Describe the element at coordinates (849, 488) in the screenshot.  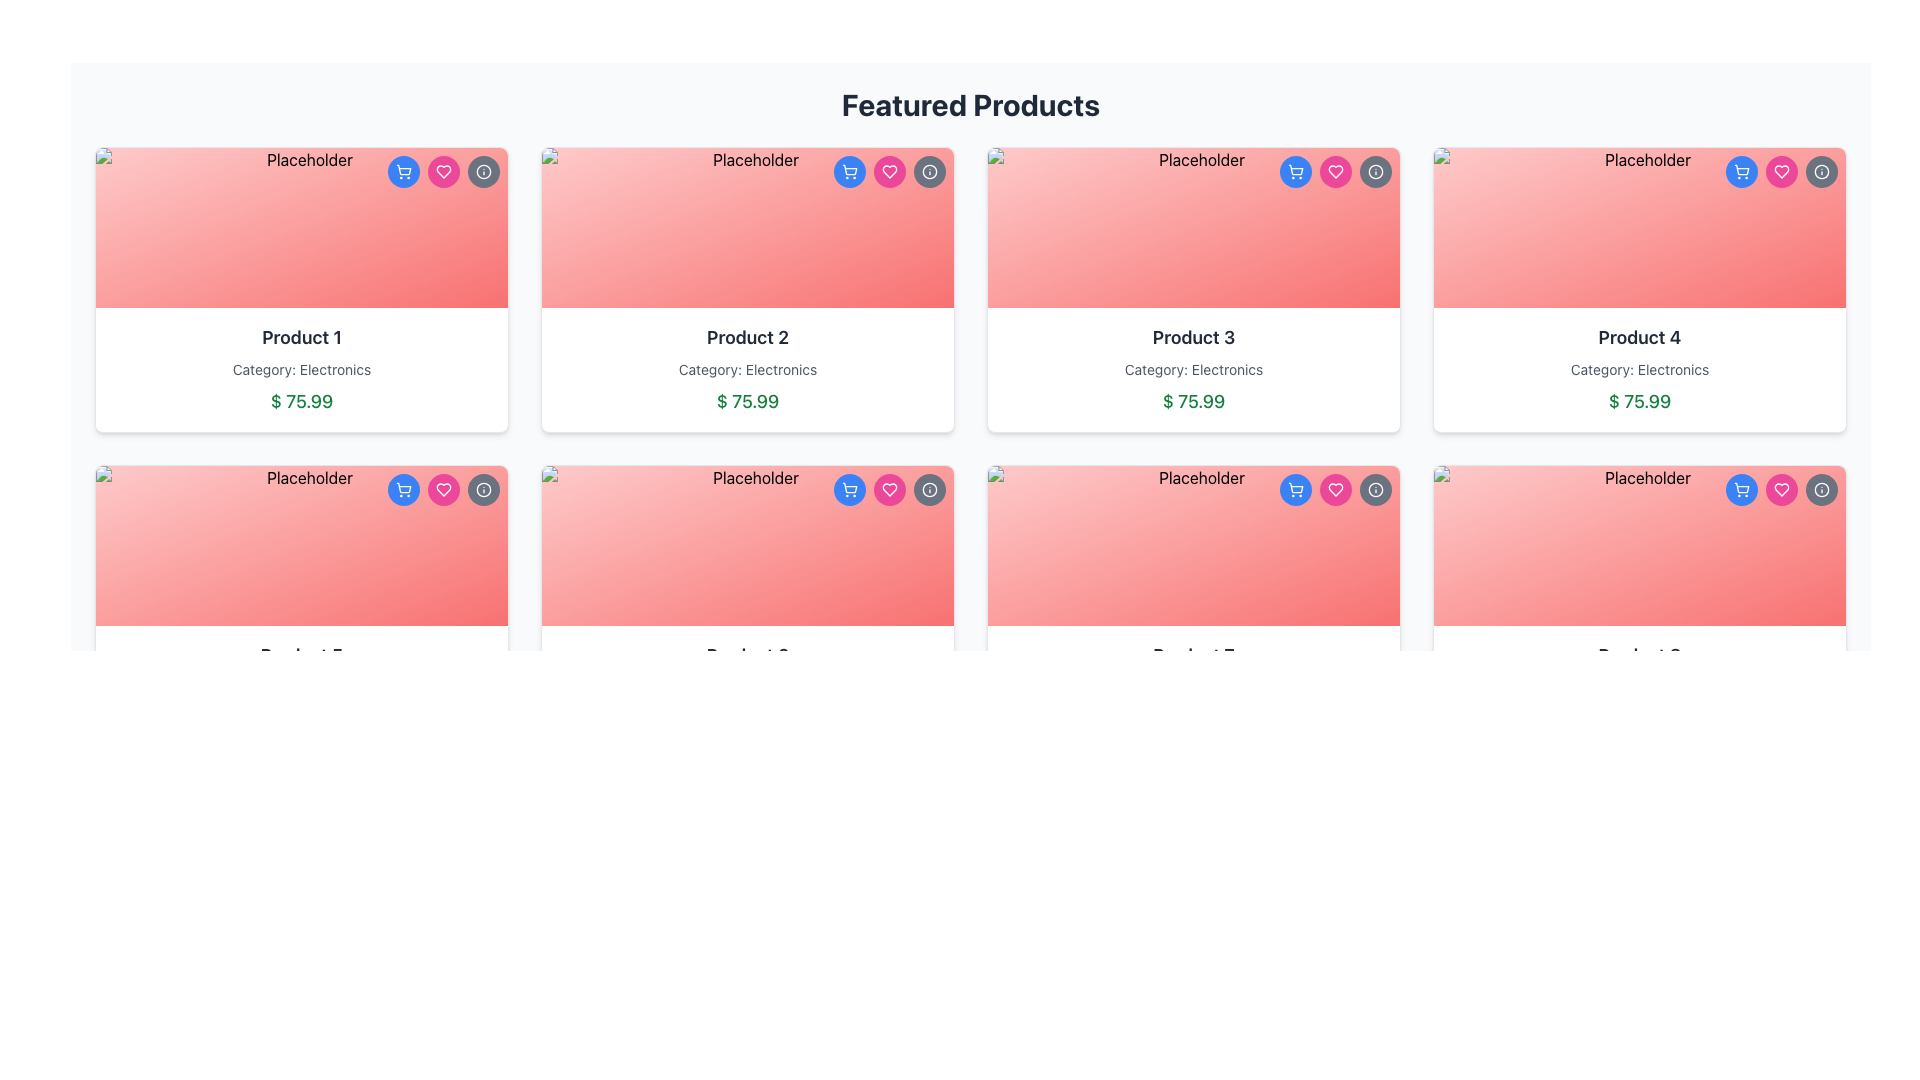
I see `the vector graphic part of the shopping cart icon located in the top-right corner of the 'Product 2' card if it is interactive` at that location.